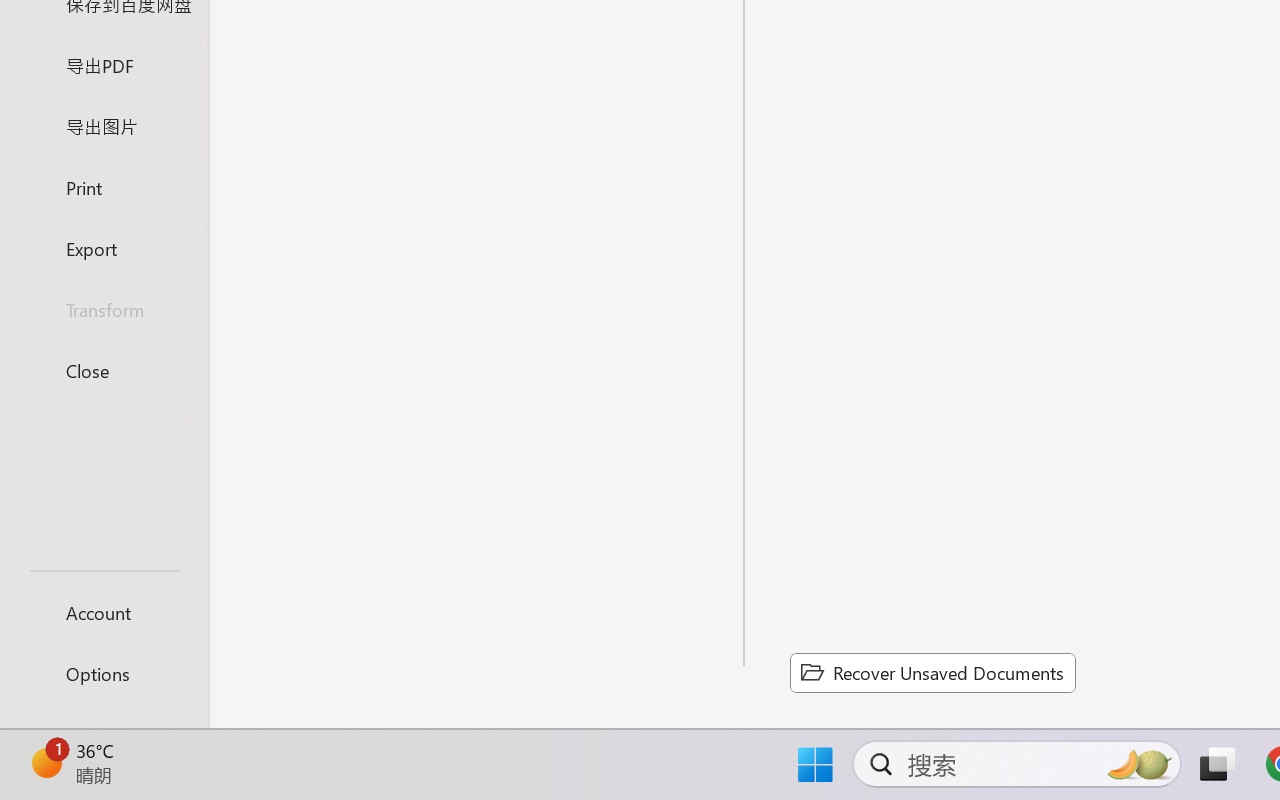  Describe the element at coordinates (932, 672) in the screenshot. I see `'Recover Unsaved Documents'` at that location.